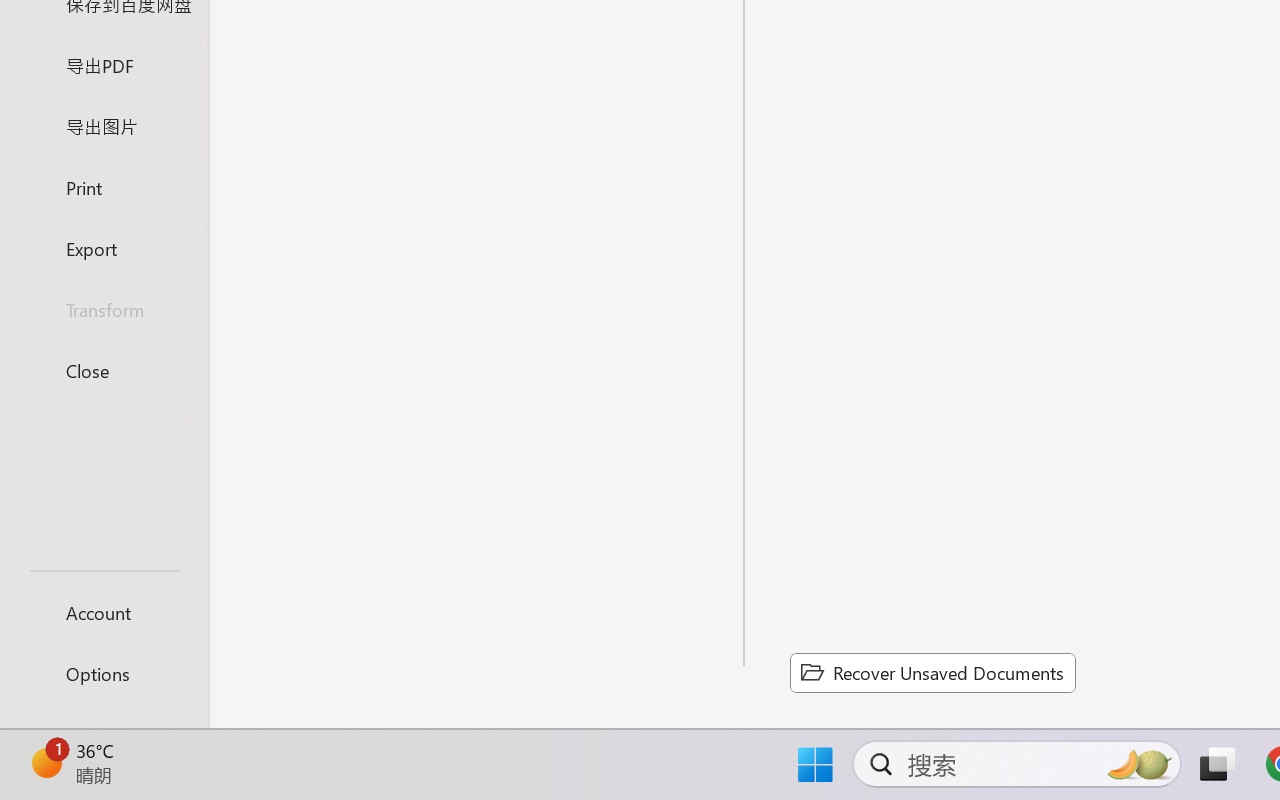  Describe the element at coordinates (932, 672) in the screenshot. I see `'Recover Unsaved Documents'` at that location.